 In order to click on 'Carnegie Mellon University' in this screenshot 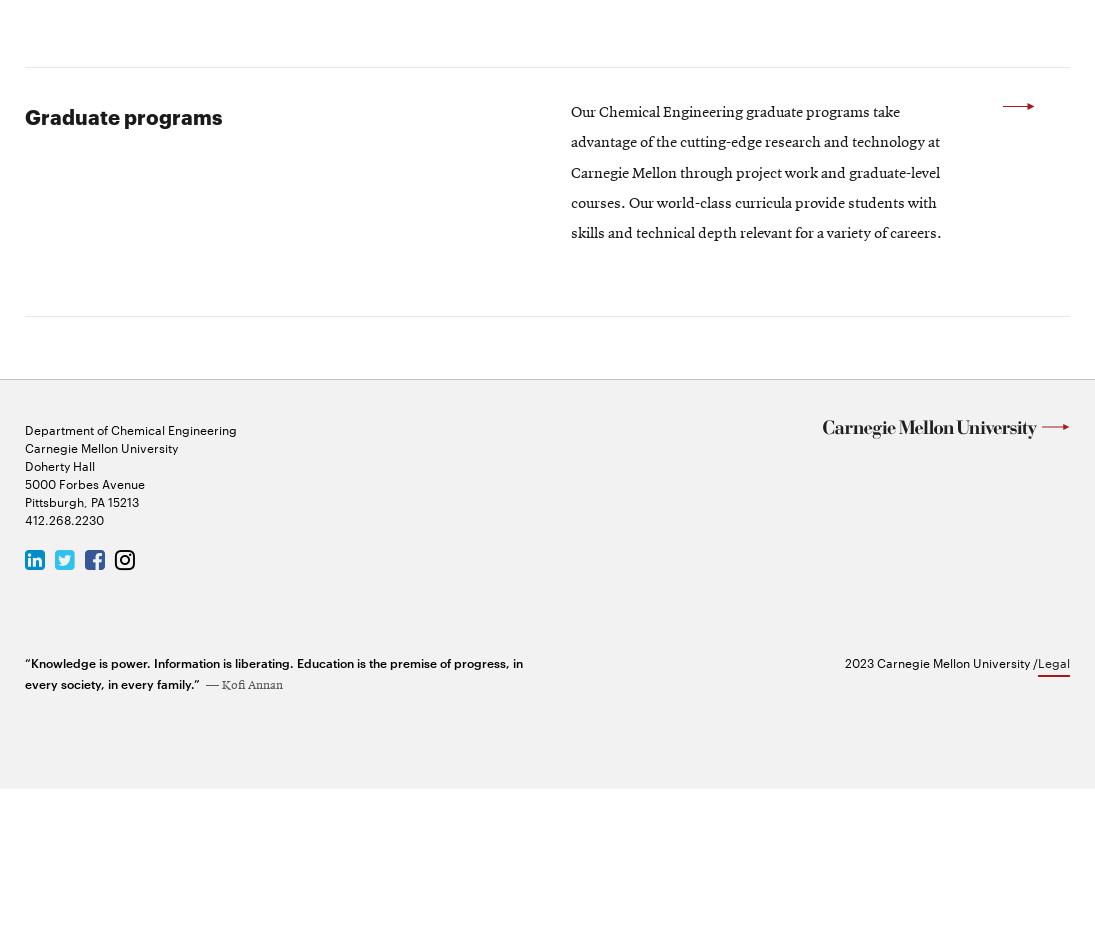, I will do `click(23, 599)`.